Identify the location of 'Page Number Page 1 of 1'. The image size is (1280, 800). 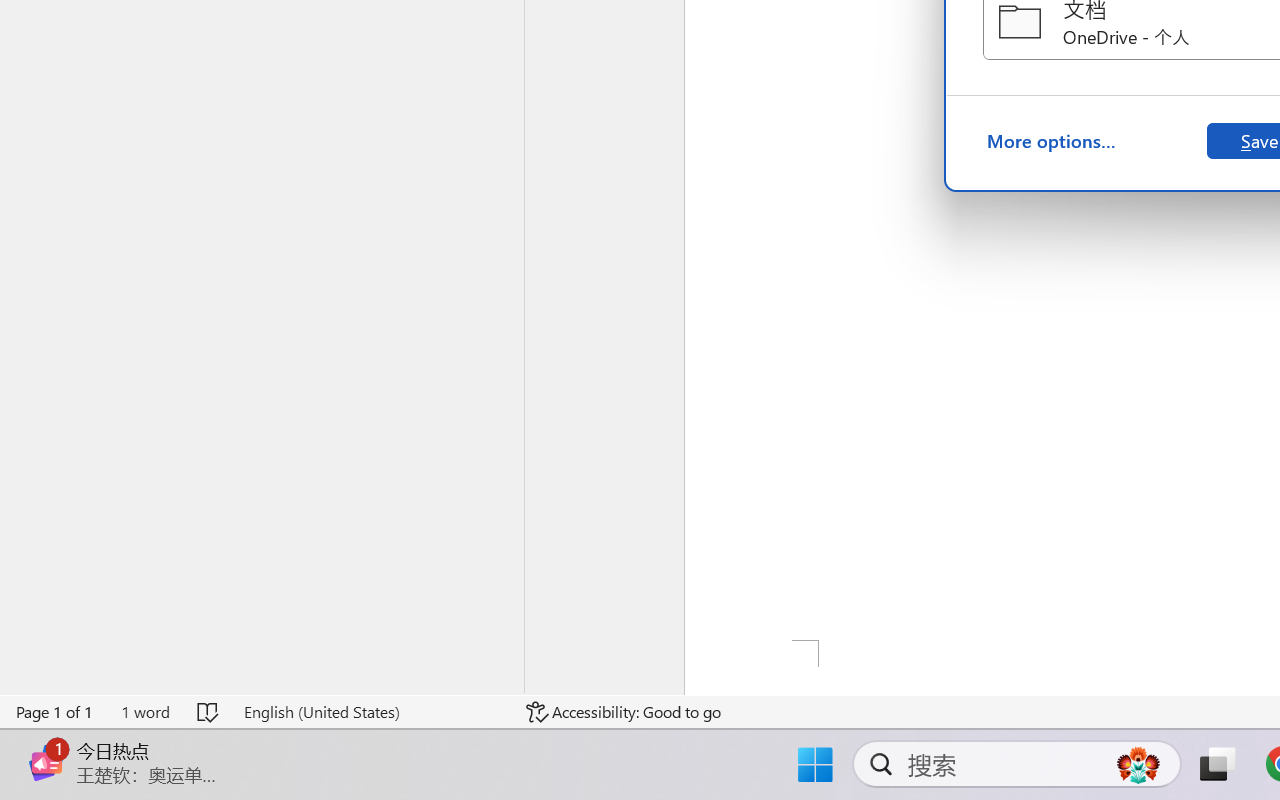
(55, 711).